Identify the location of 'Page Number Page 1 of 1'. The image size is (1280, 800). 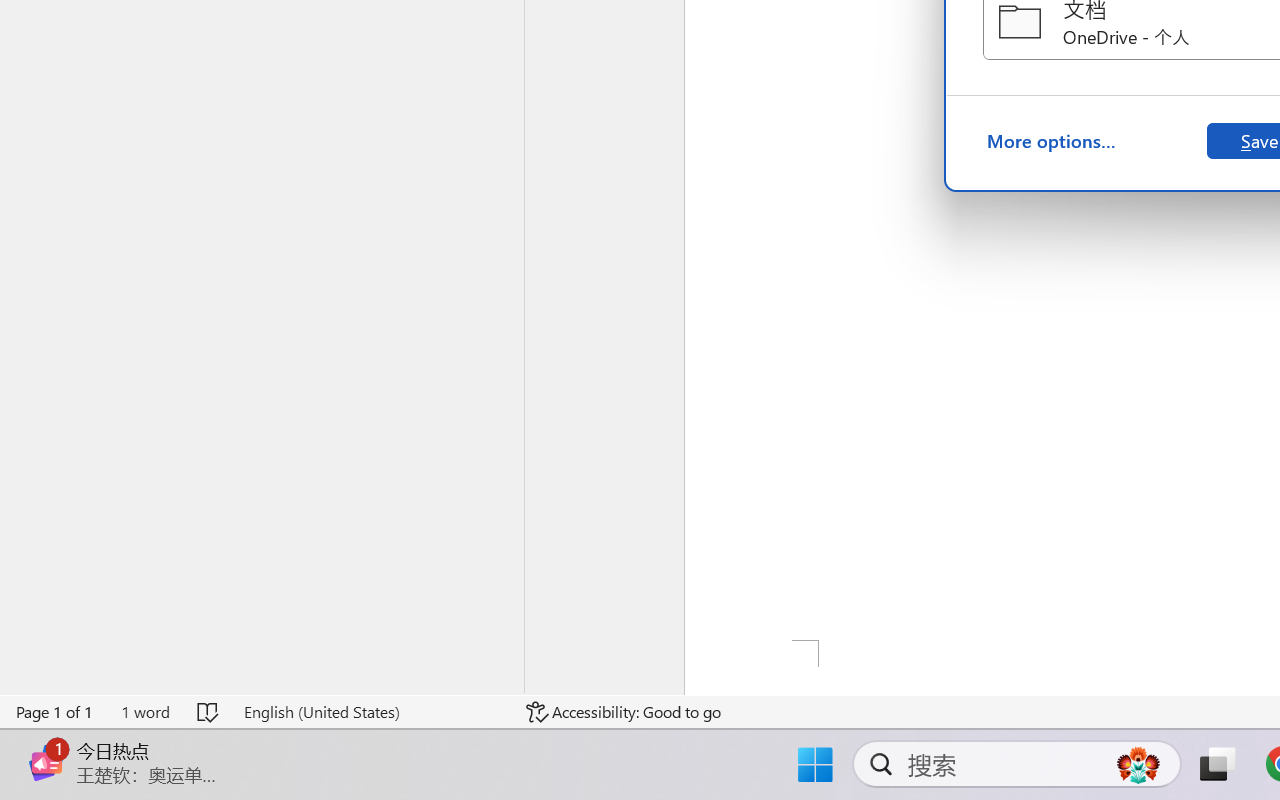
(55, 711).